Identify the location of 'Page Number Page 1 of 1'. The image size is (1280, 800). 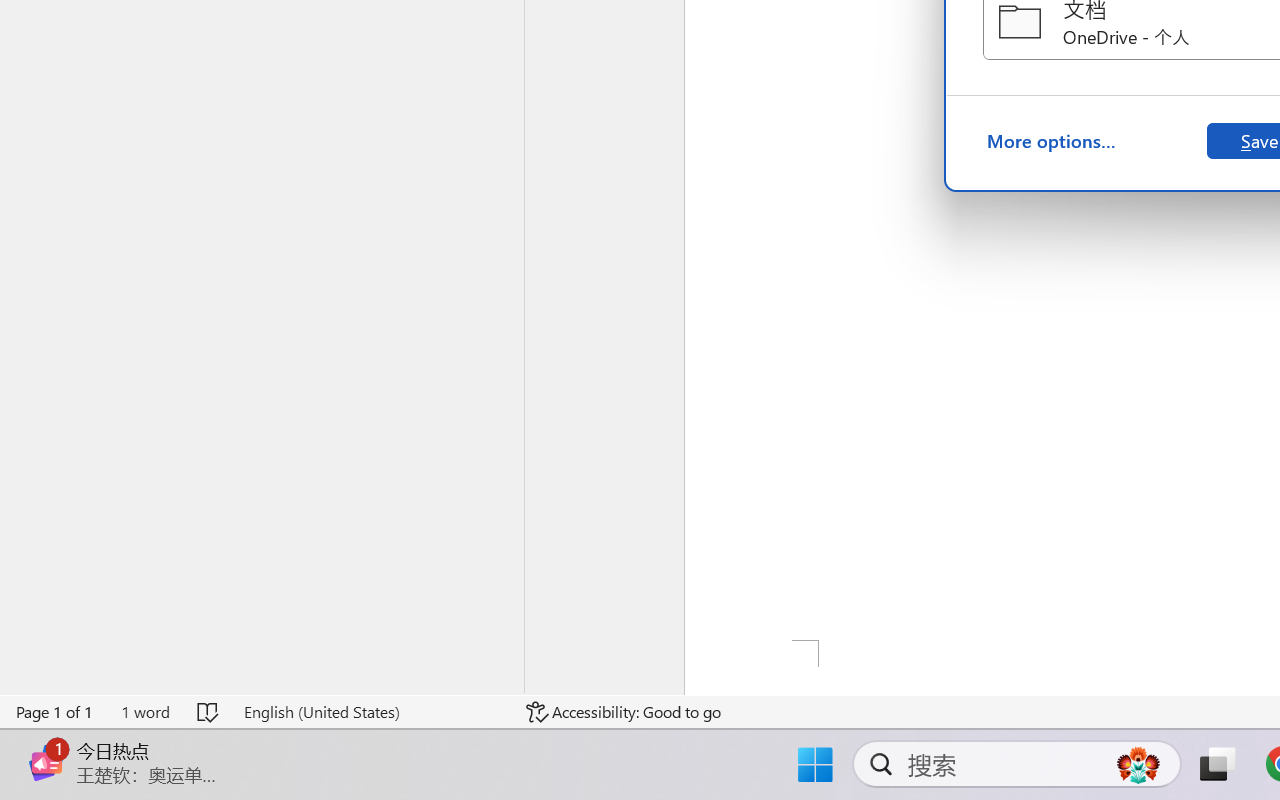
(55, 711).